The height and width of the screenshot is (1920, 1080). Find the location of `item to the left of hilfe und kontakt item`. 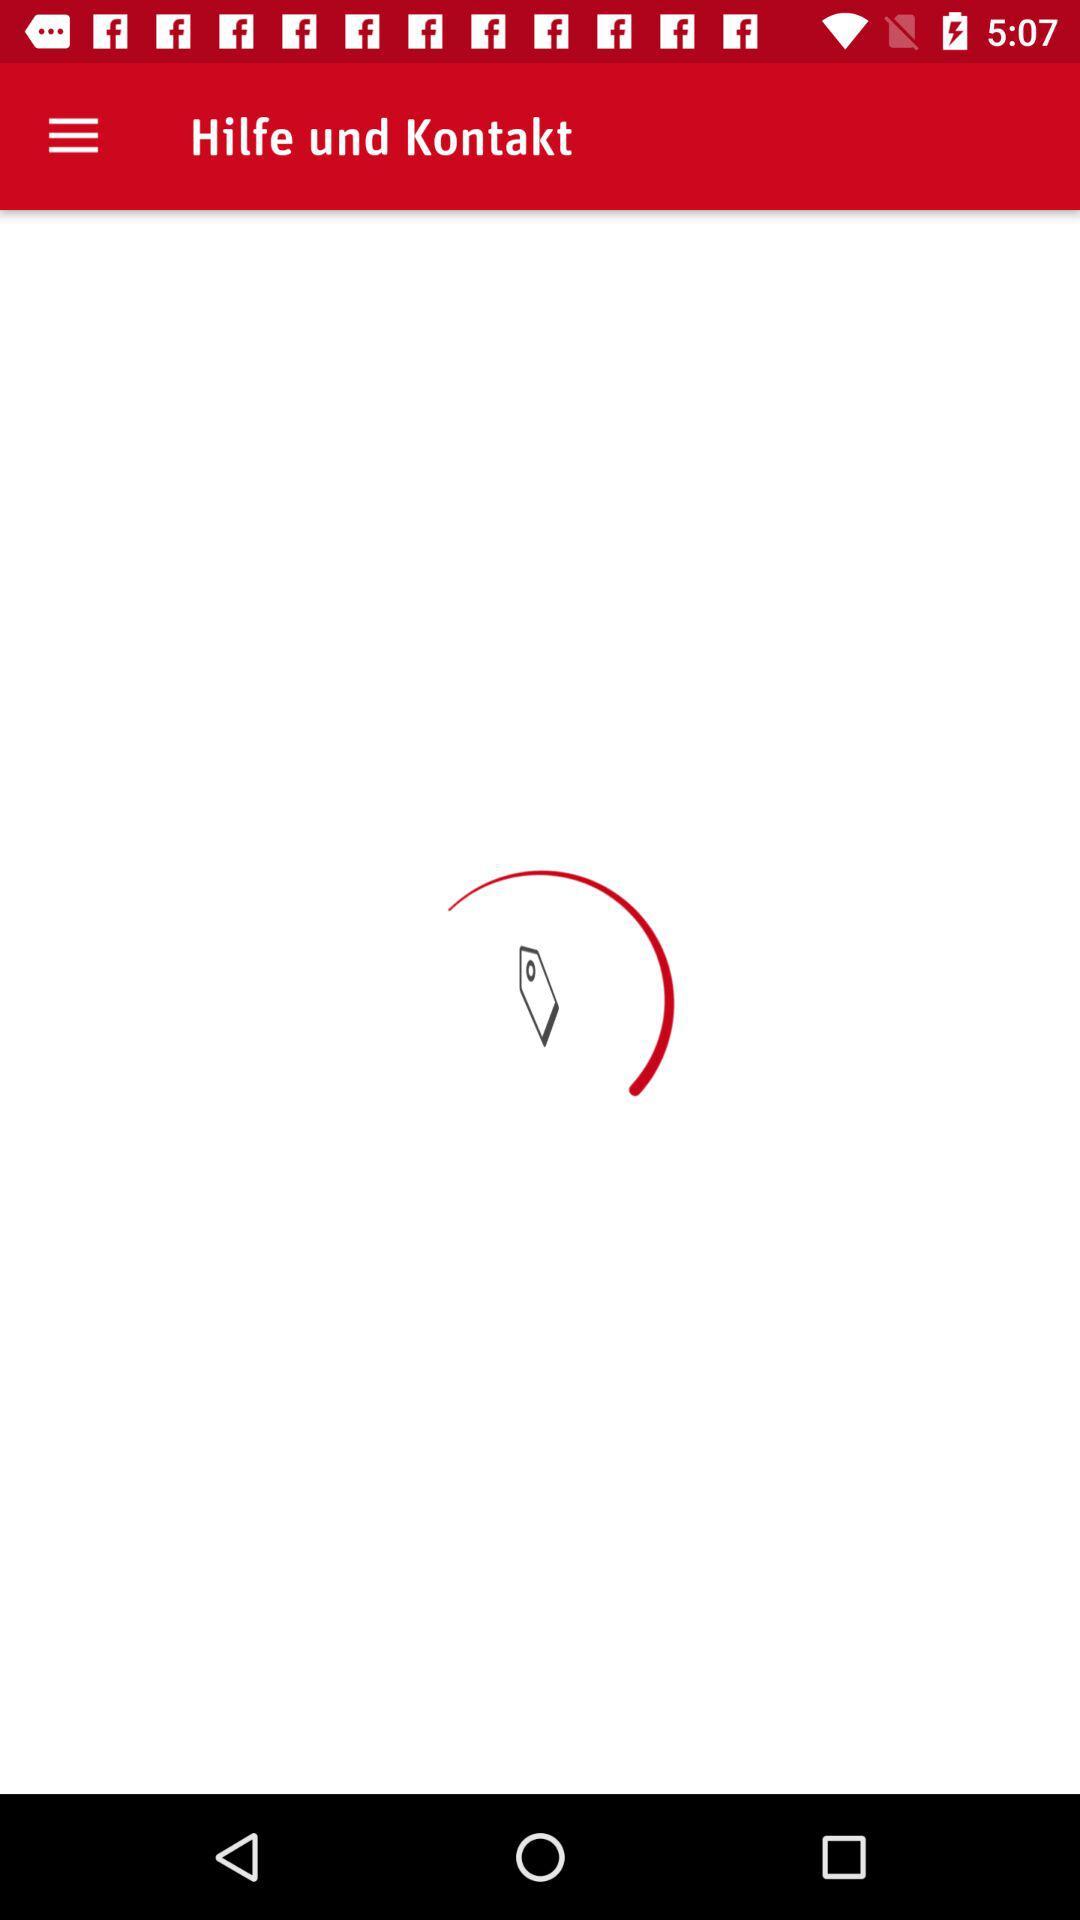

item to the left of hilfe und kontakt item is located at coordinates (72, 135).